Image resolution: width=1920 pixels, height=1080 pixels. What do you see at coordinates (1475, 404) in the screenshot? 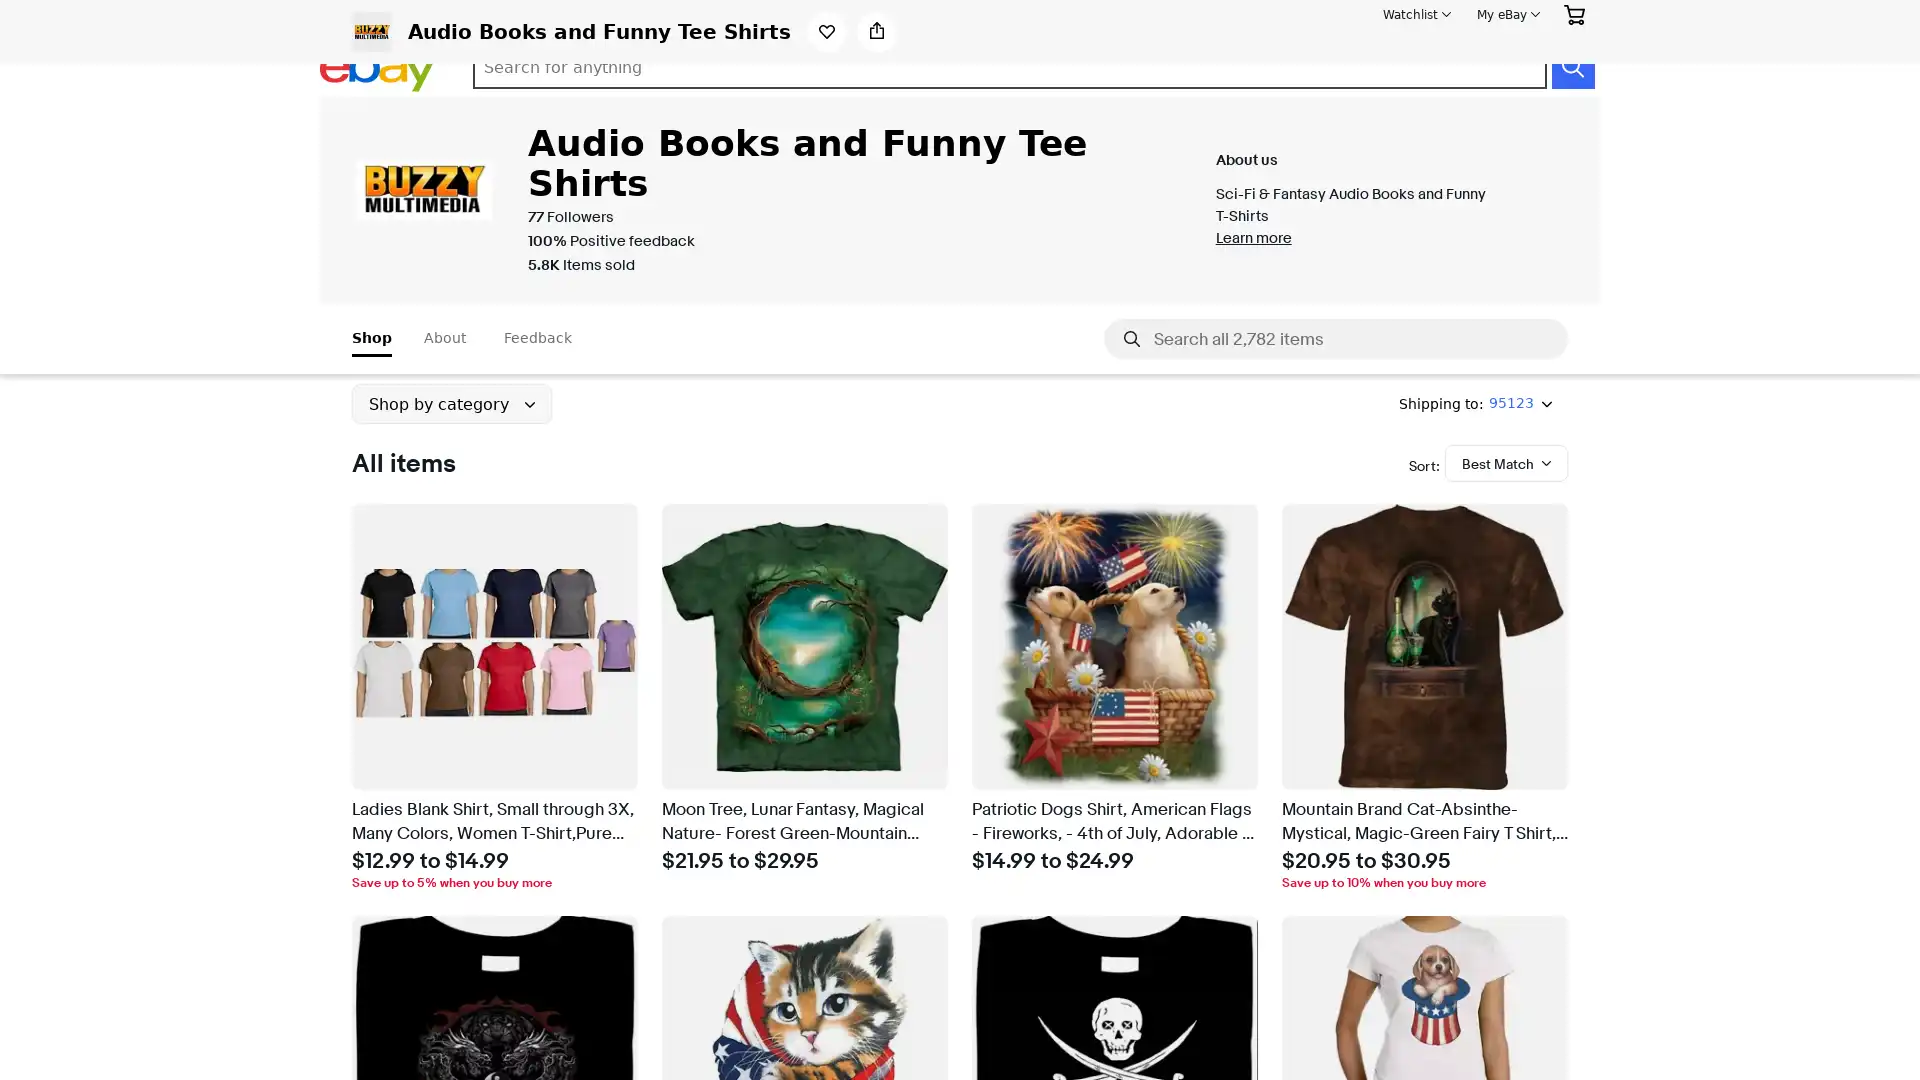
I see `Shipping to:95123` at bounding box center [1475, 404].